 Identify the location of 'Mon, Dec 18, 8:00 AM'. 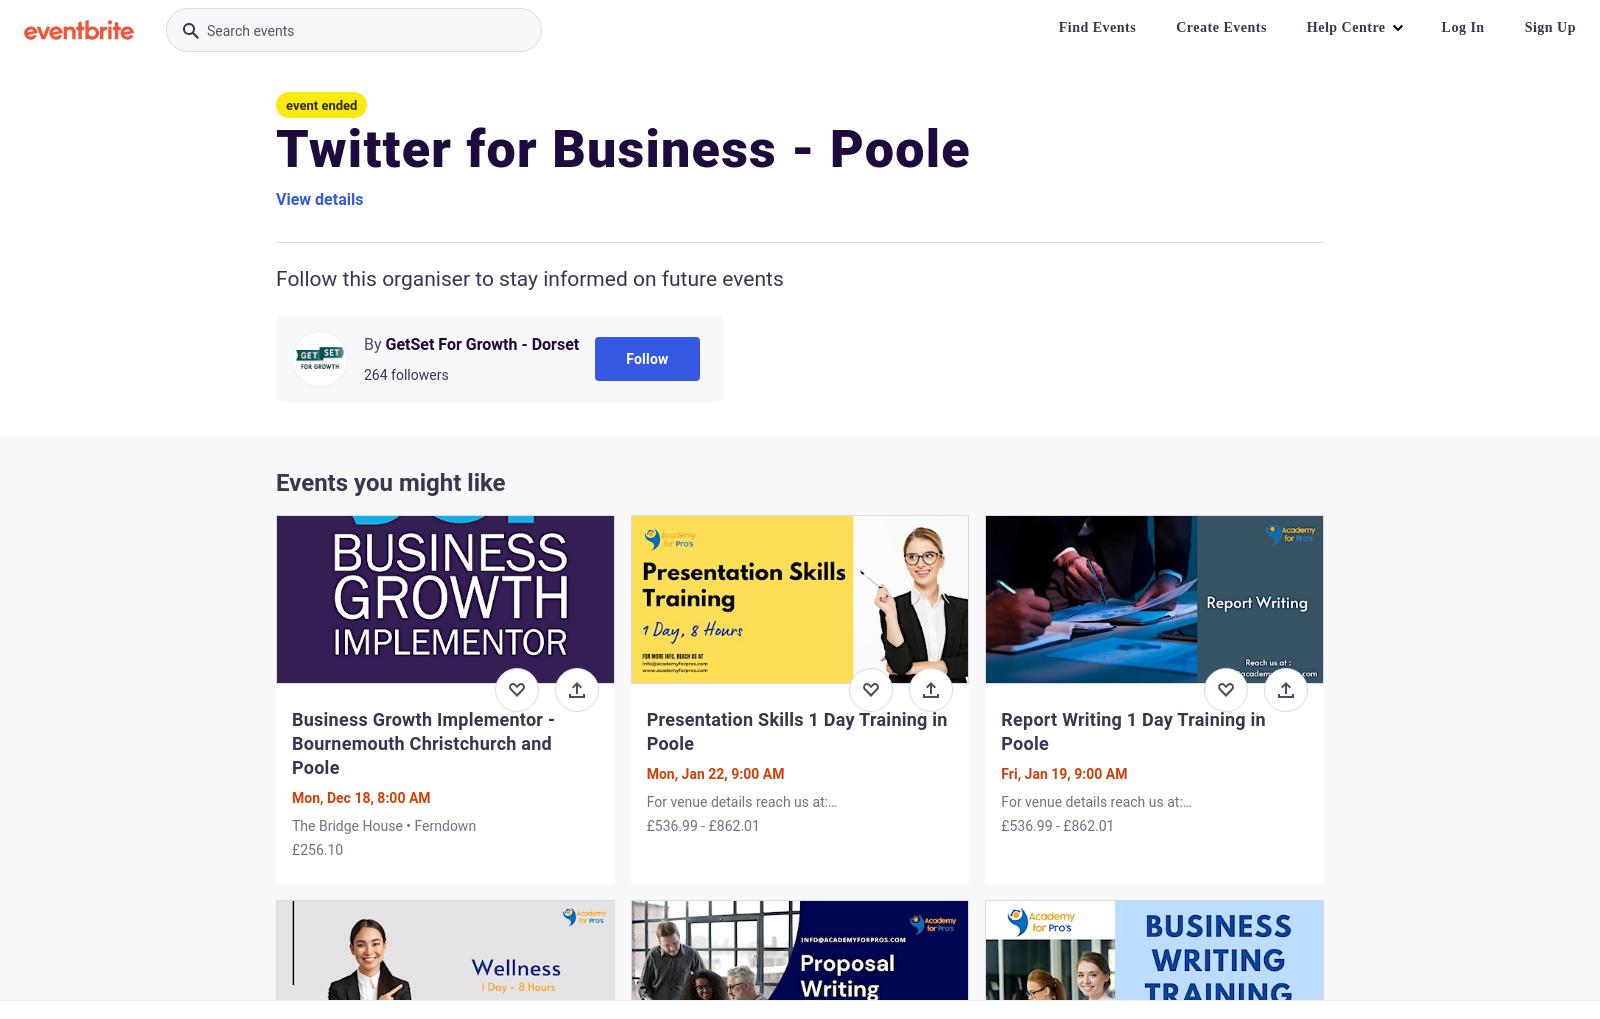
(292, 797).